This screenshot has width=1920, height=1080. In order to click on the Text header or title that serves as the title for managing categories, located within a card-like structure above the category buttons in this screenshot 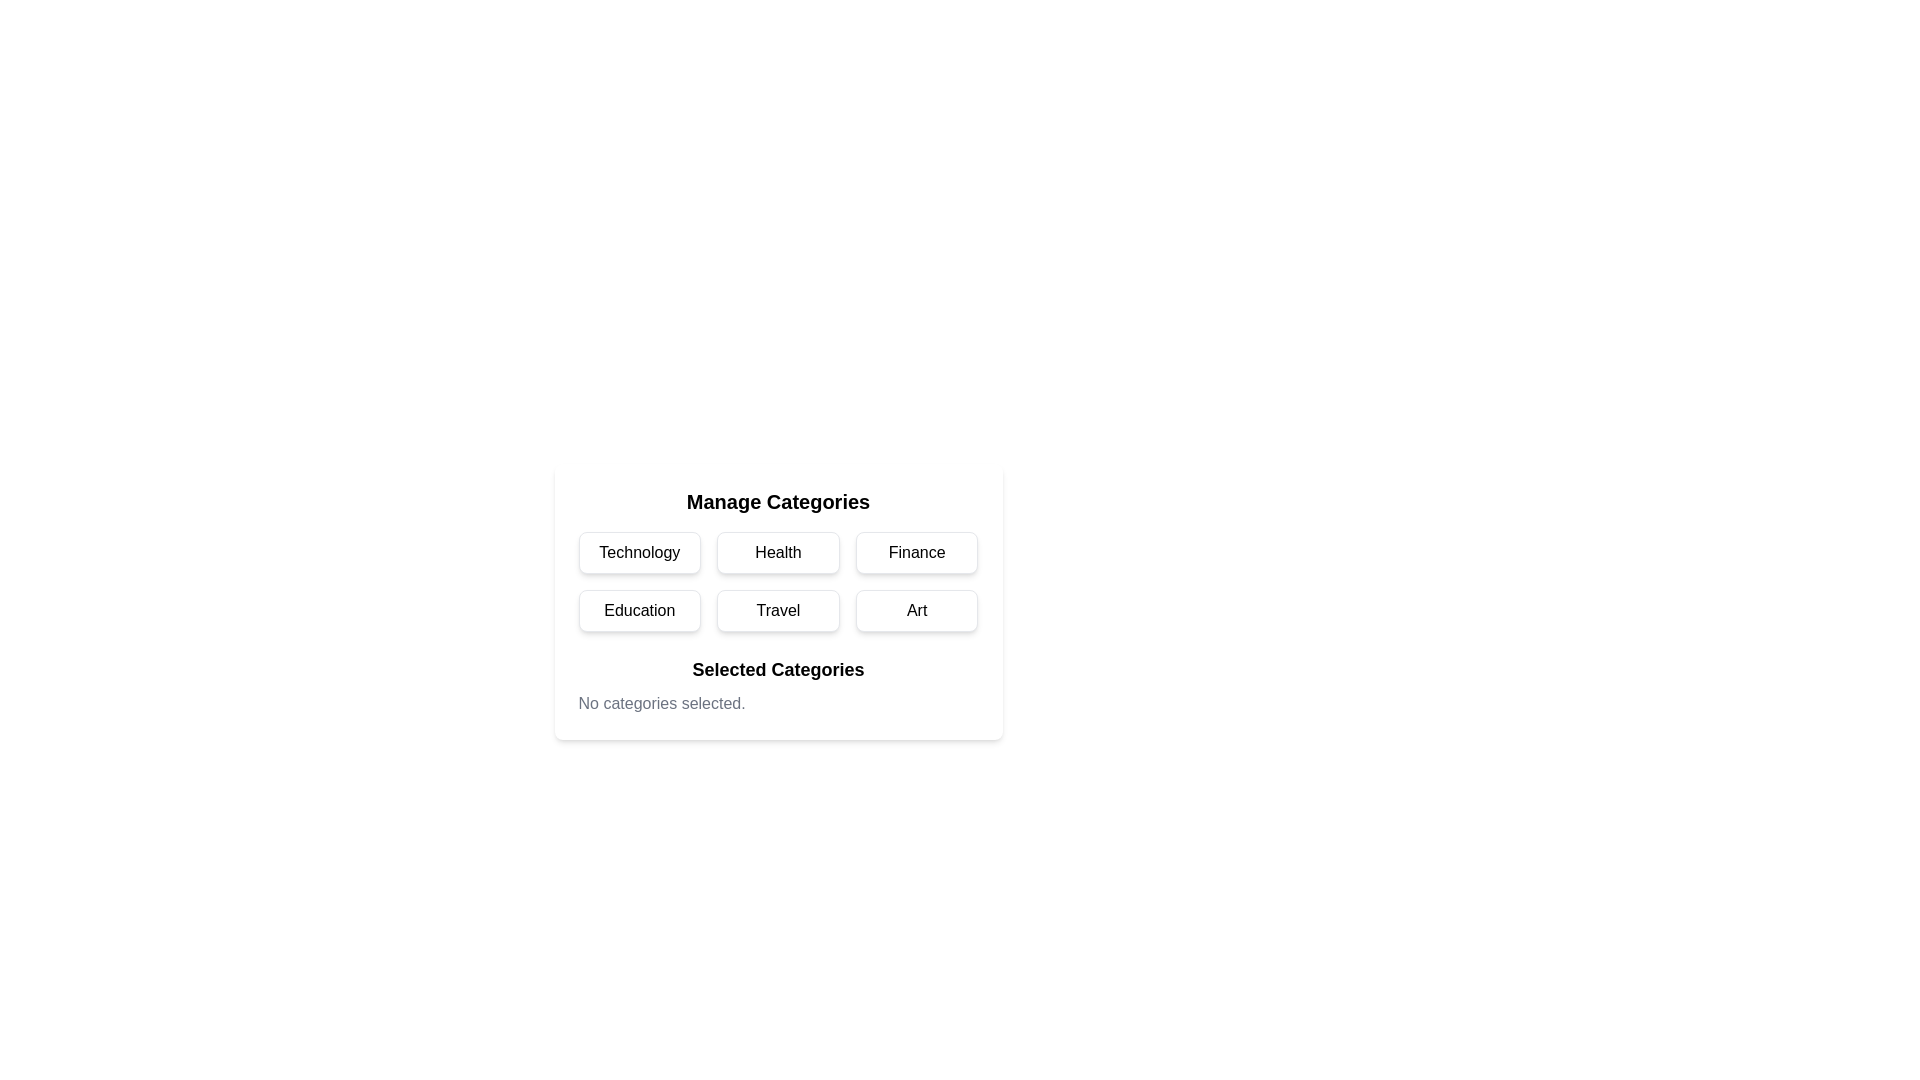, I will do `click(777, 500)`.